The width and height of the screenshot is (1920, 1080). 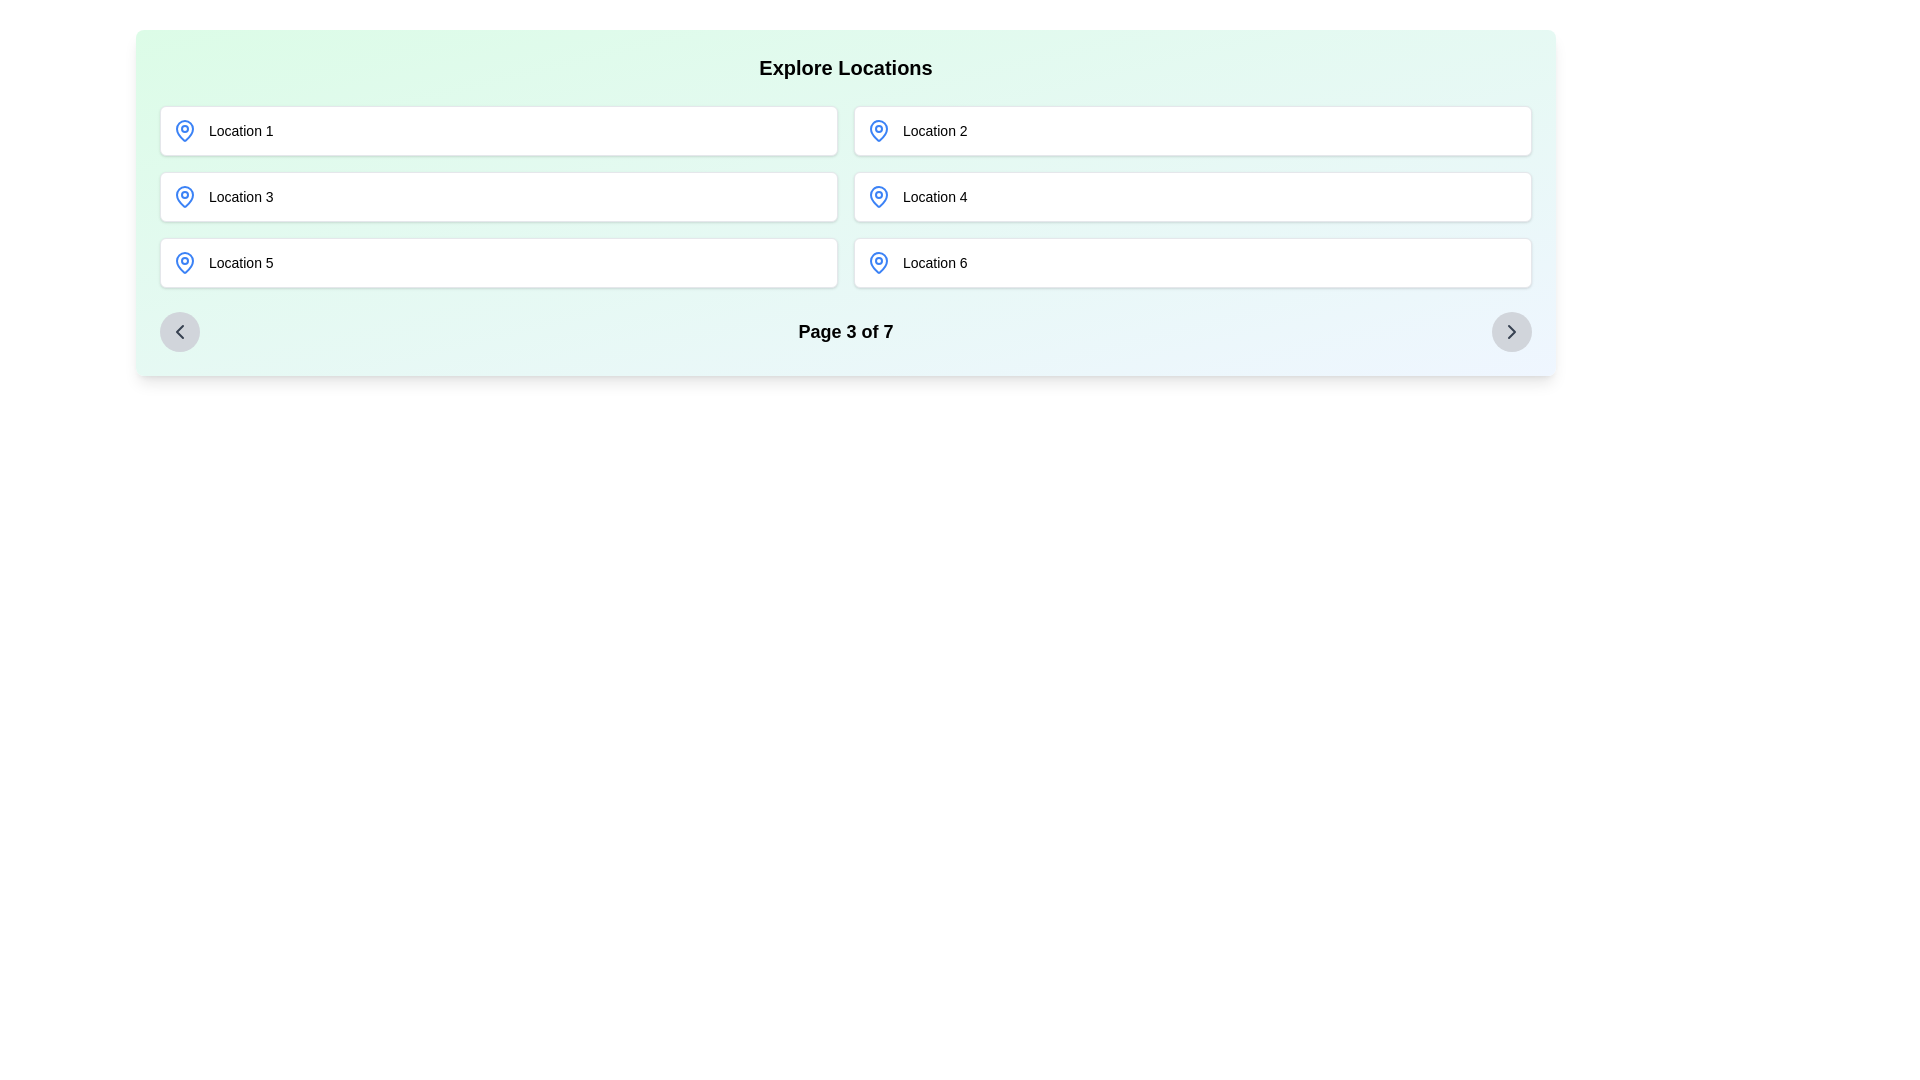 I want to click on text content of the 'Location 2' label, which is displayed in medium black font as part of the interactive card layout, so click(x=934, y=131).